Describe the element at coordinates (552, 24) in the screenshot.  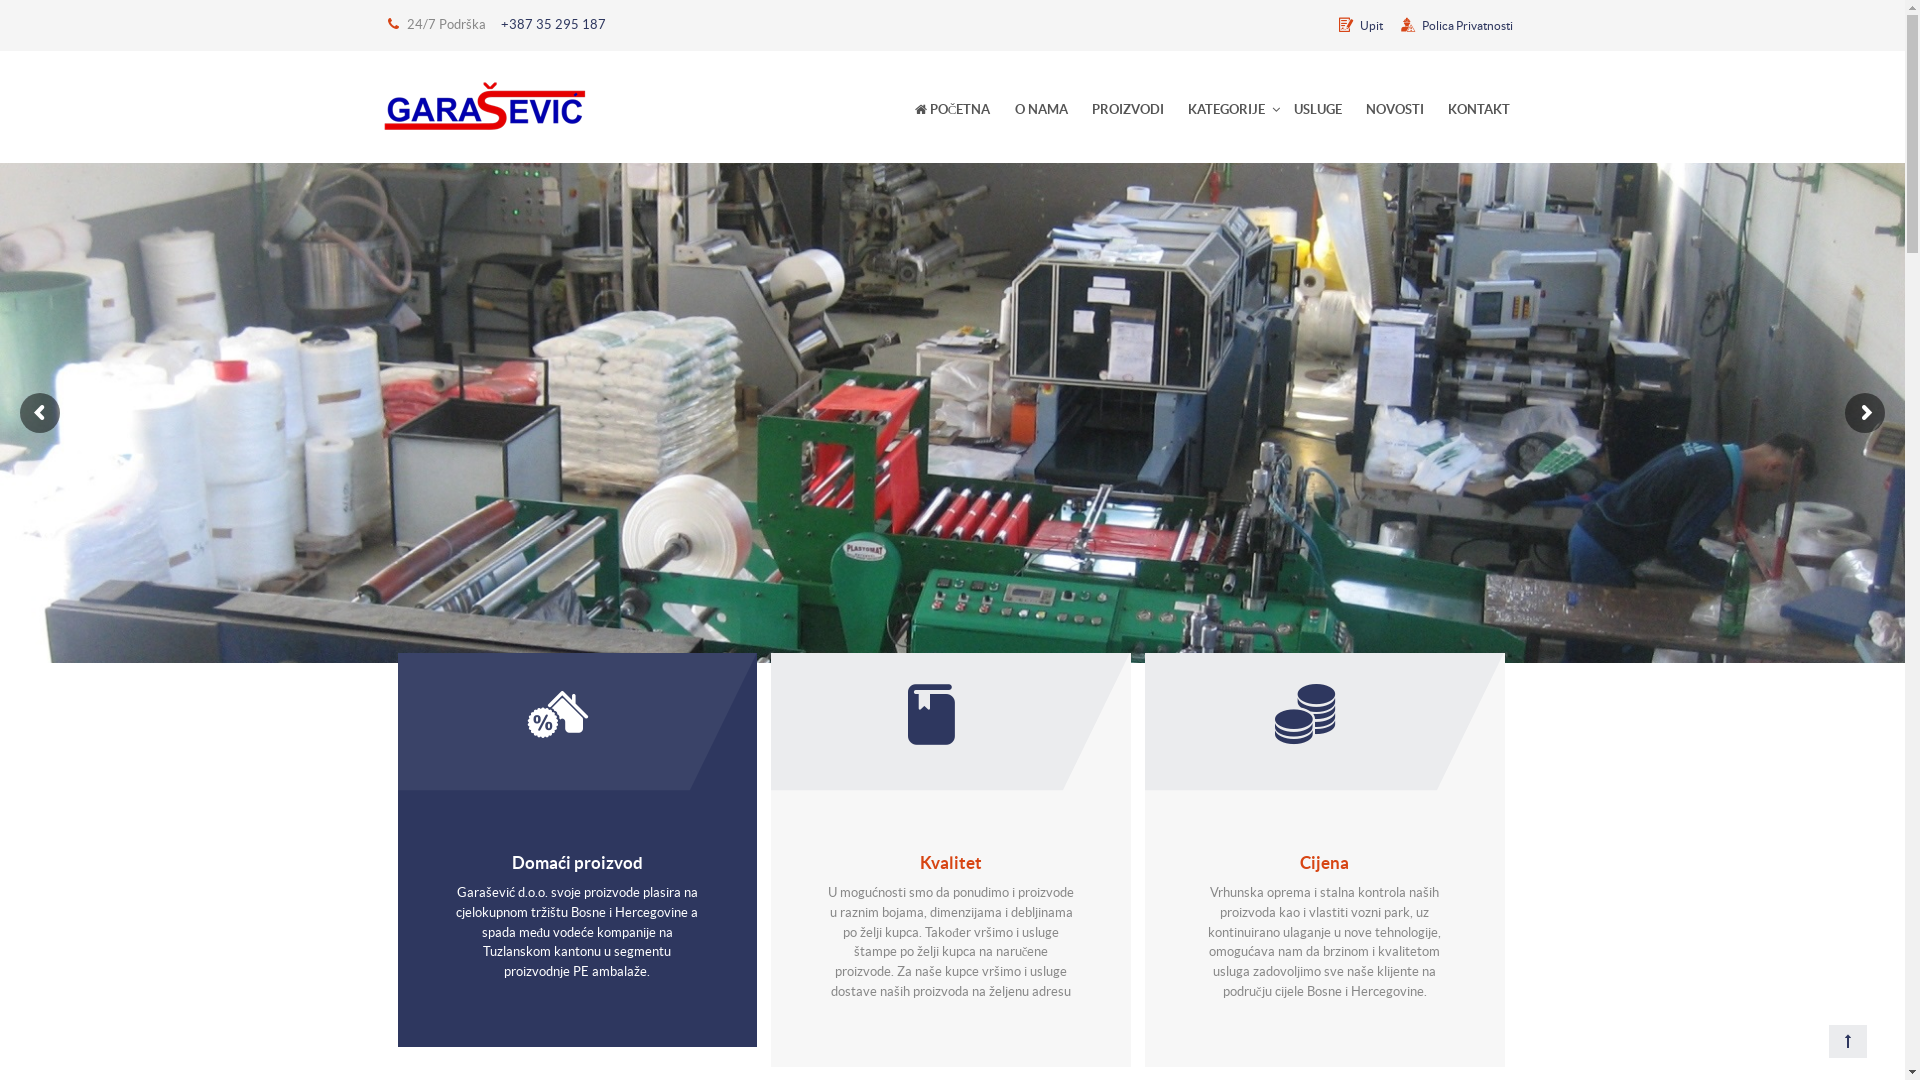
I see `'+387 35 295 187'` at that location.